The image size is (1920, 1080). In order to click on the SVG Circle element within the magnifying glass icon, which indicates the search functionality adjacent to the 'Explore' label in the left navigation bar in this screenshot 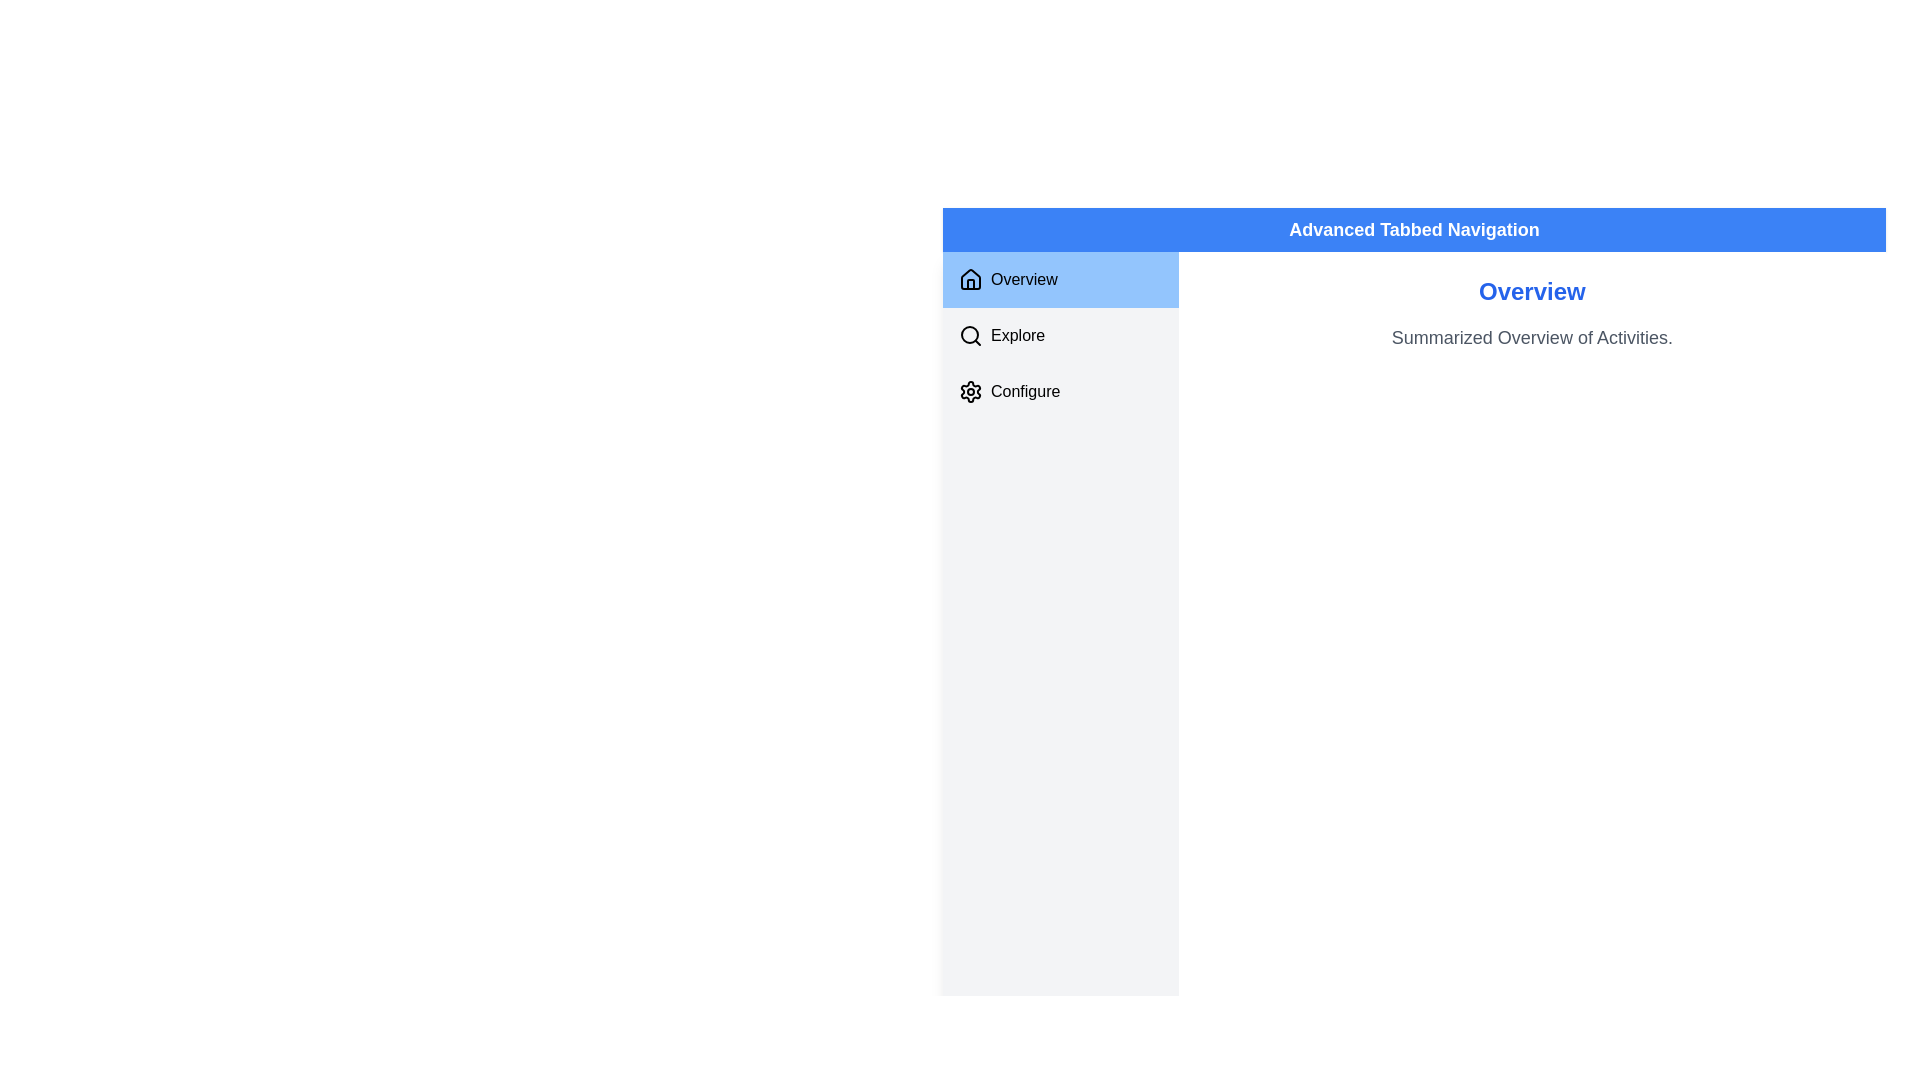, I will do `click(969, 334)`.